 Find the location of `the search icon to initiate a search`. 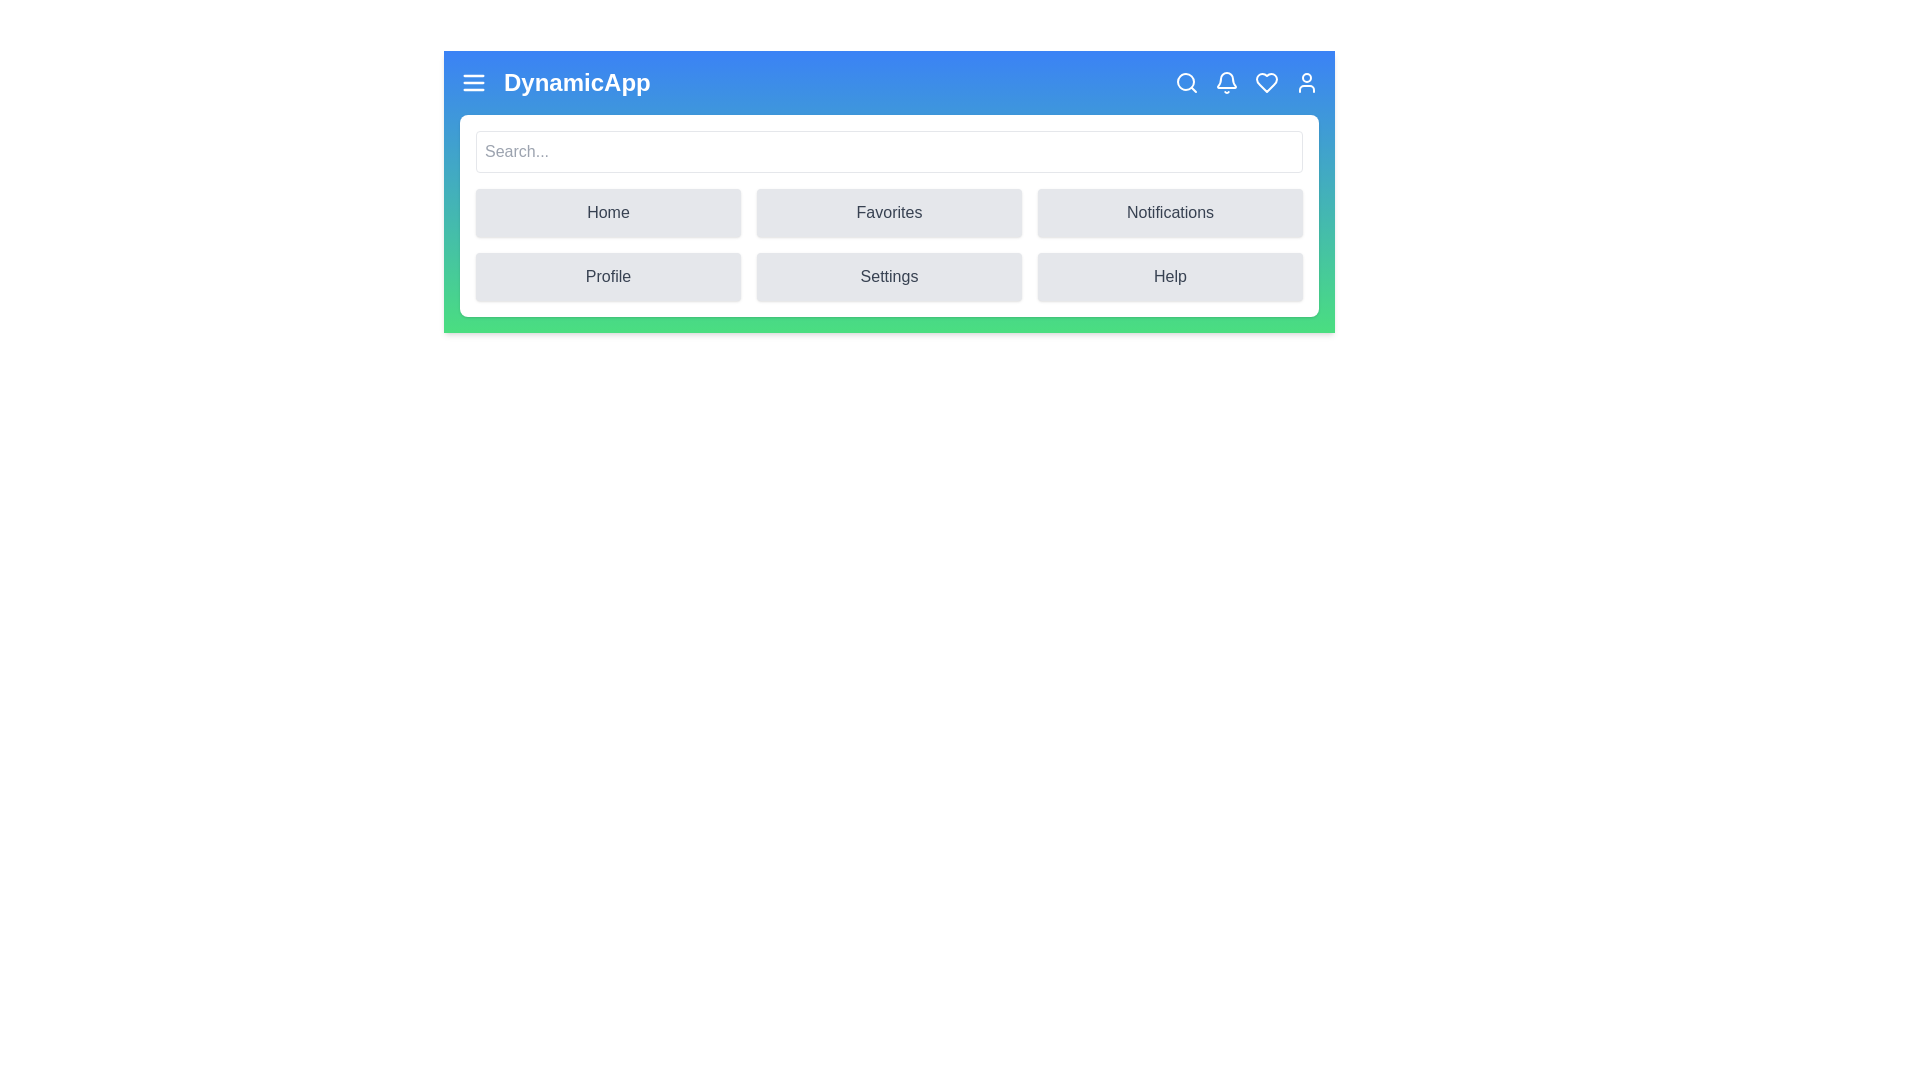

the search icon to initiate a search is located at coordinates (1186, 82).